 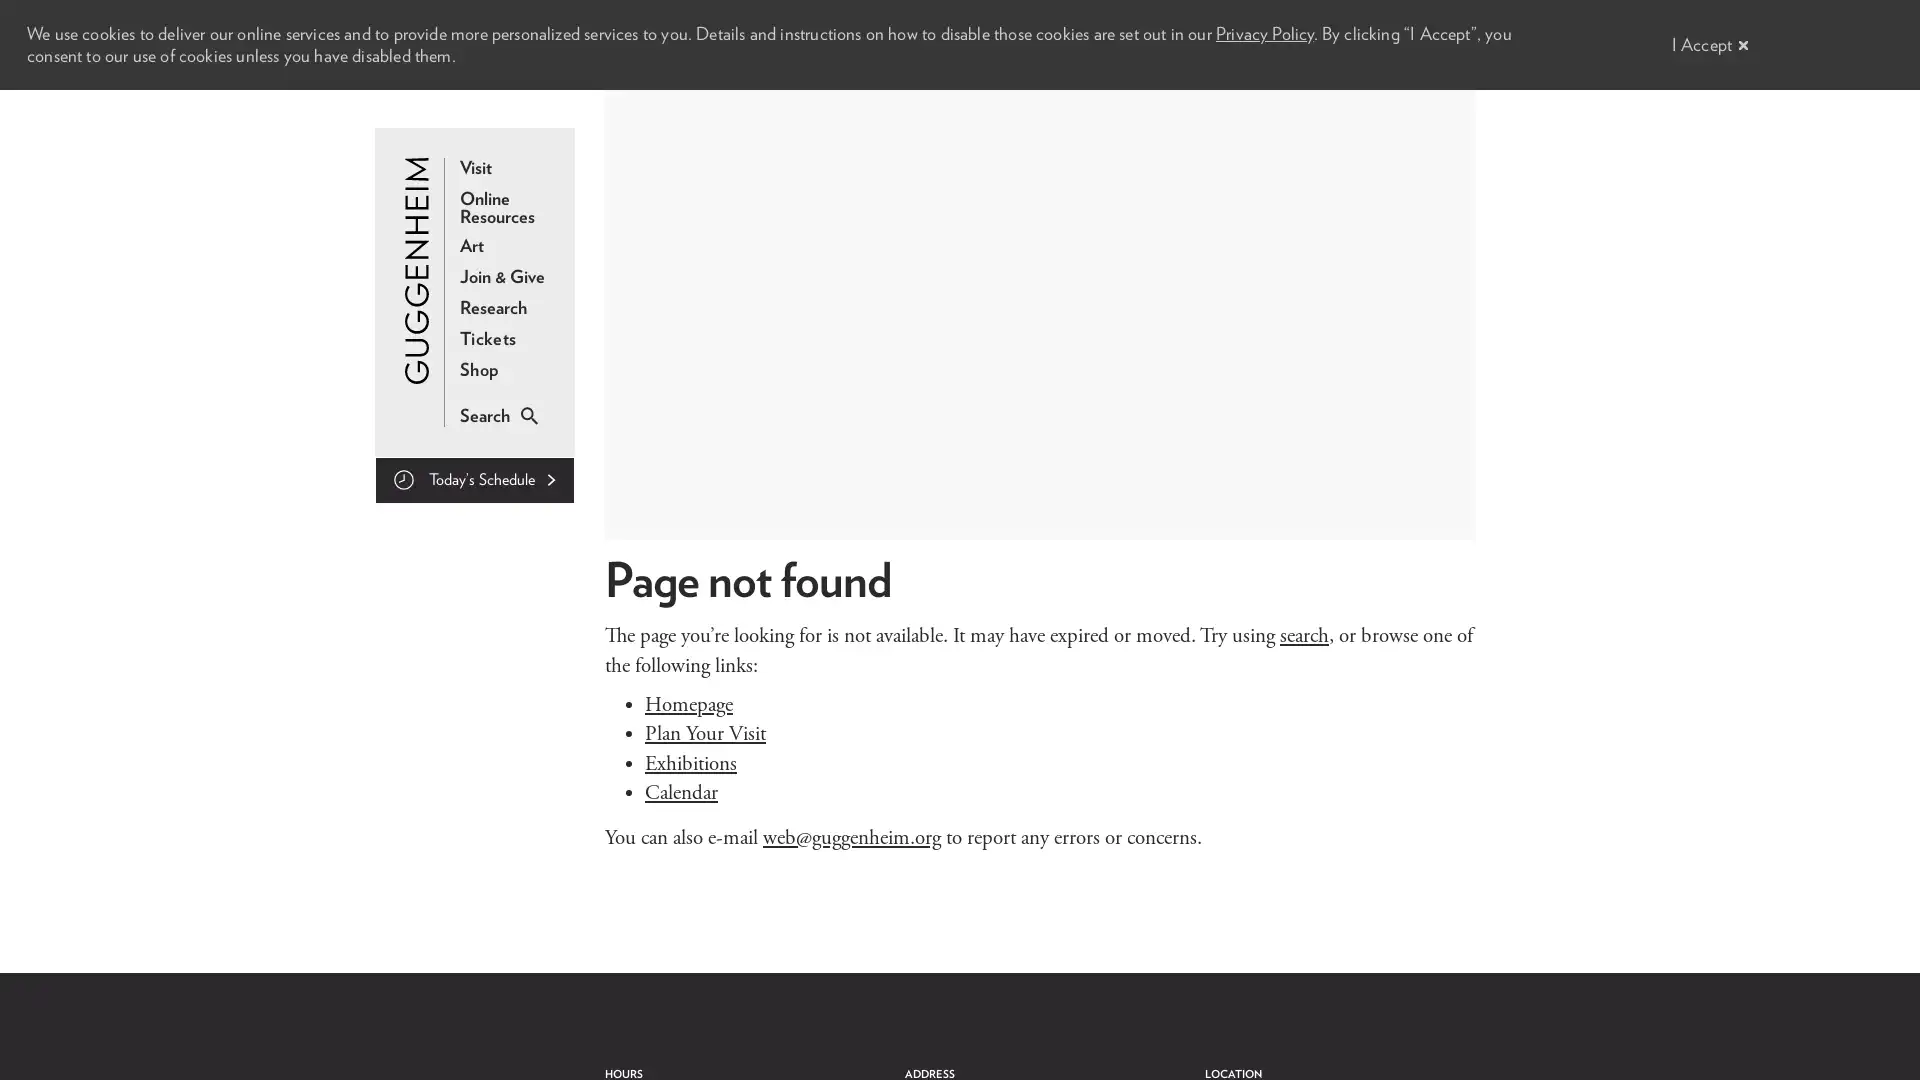 I want to click on Launch Art Submenu Modal, so click(x=470, y=245).